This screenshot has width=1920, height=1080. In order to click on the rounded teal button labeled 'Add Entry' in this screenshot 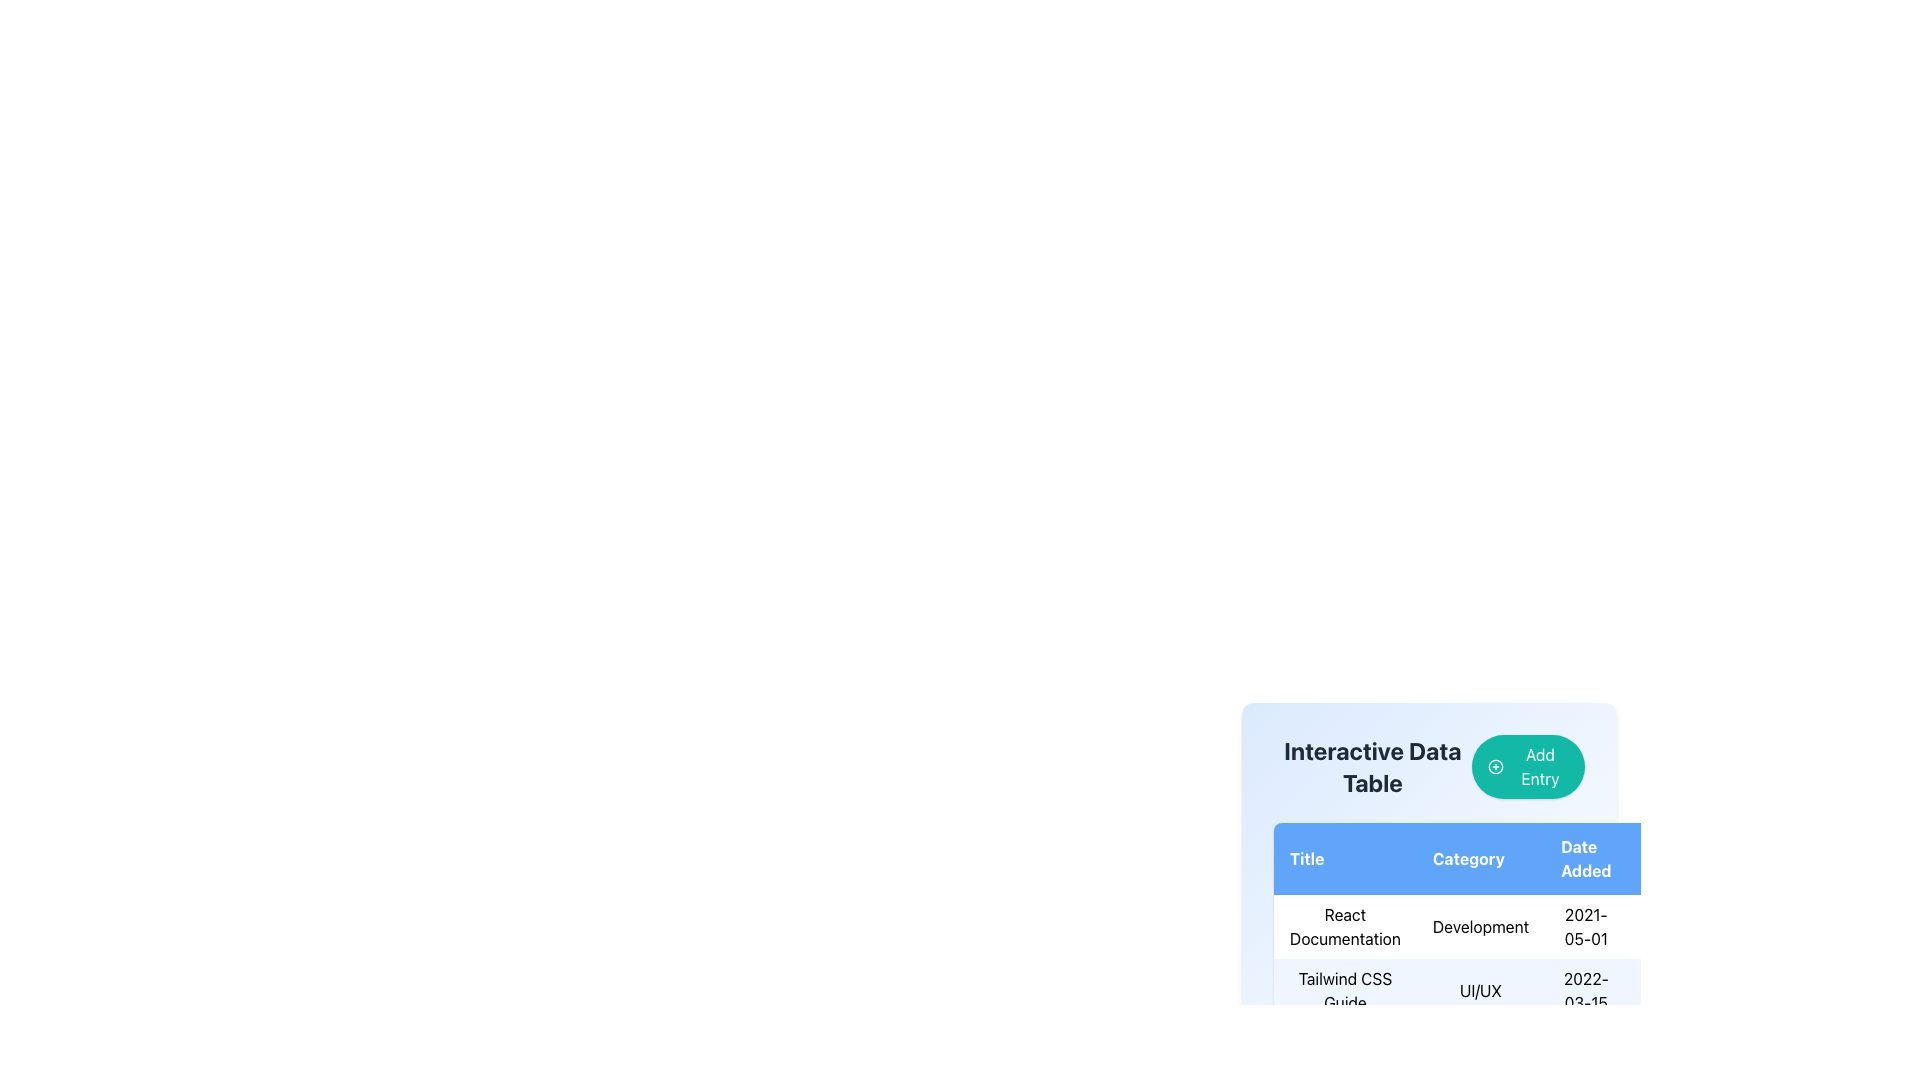, I will do `click(1527, 766)`.